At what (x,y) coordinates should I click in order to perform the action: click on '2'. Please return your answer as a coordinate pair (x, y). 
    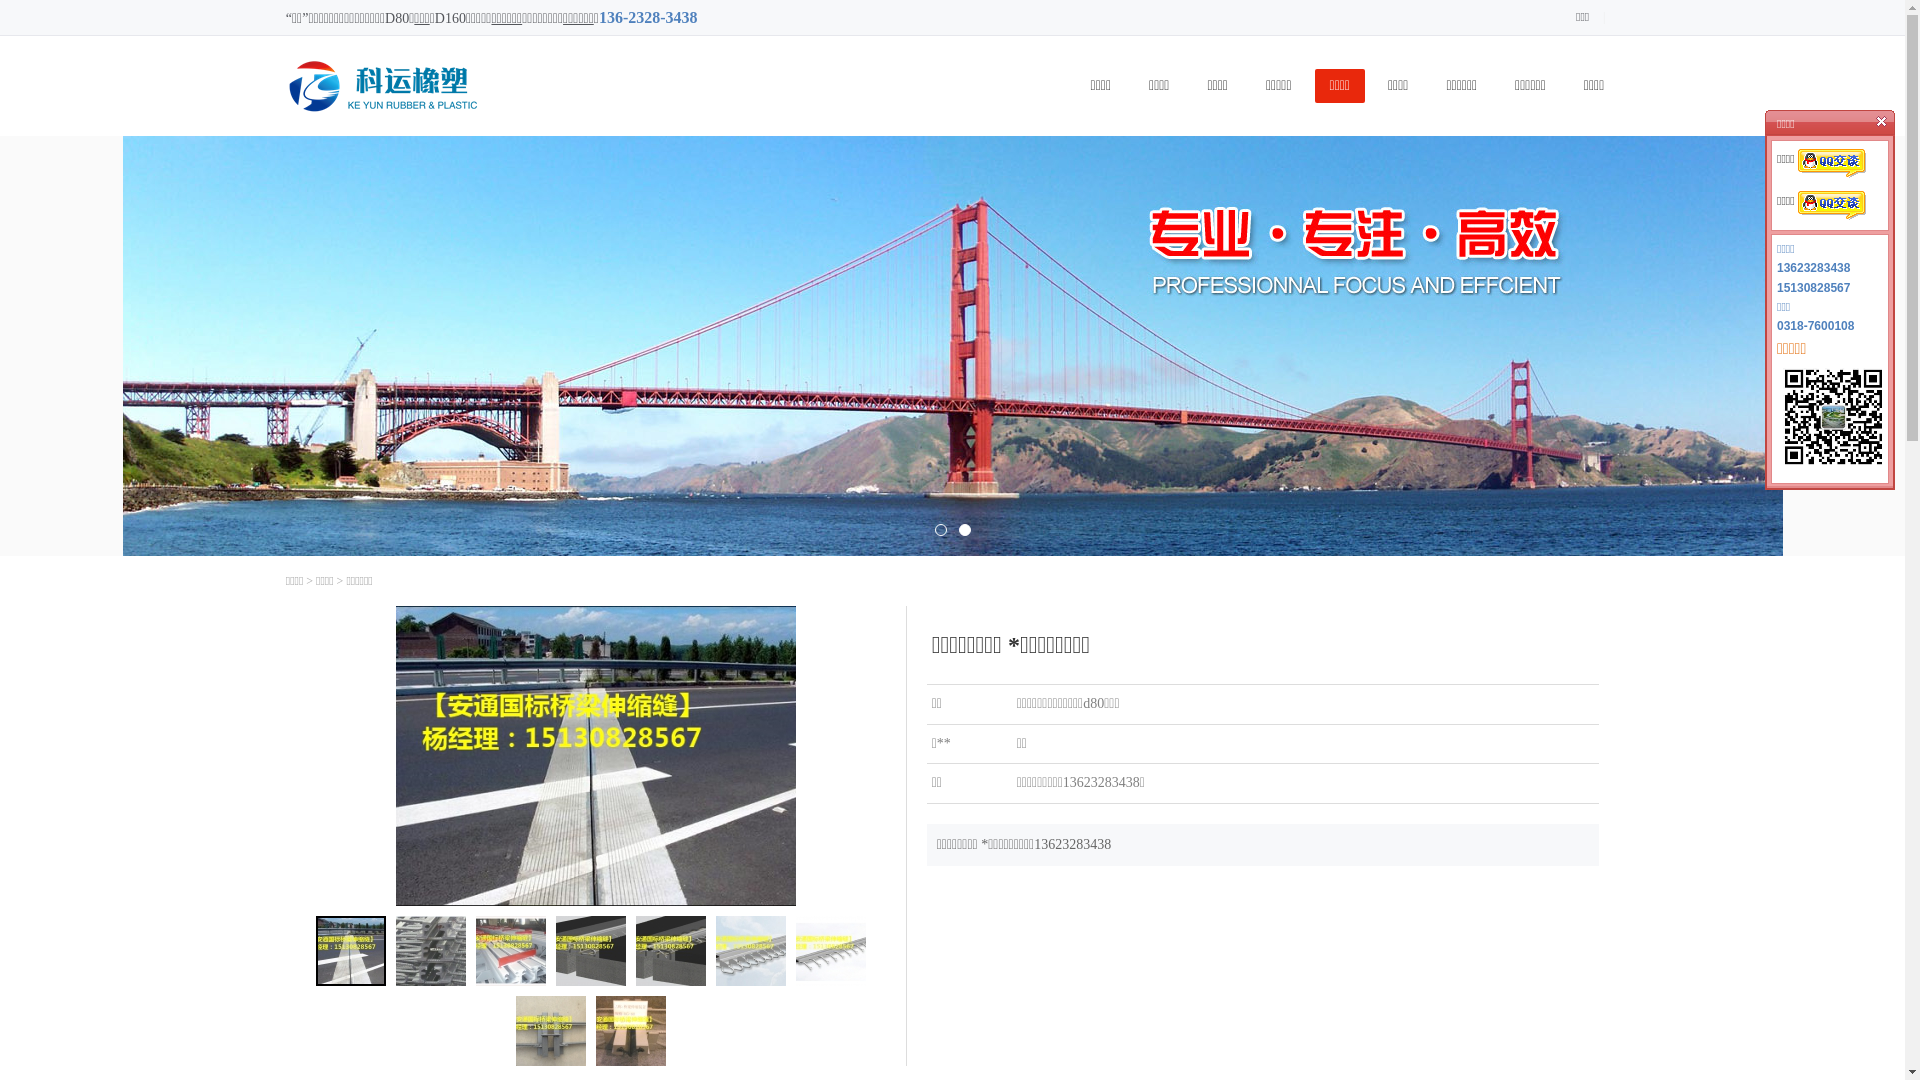
    Looking at the image, I should click on (964, 528).